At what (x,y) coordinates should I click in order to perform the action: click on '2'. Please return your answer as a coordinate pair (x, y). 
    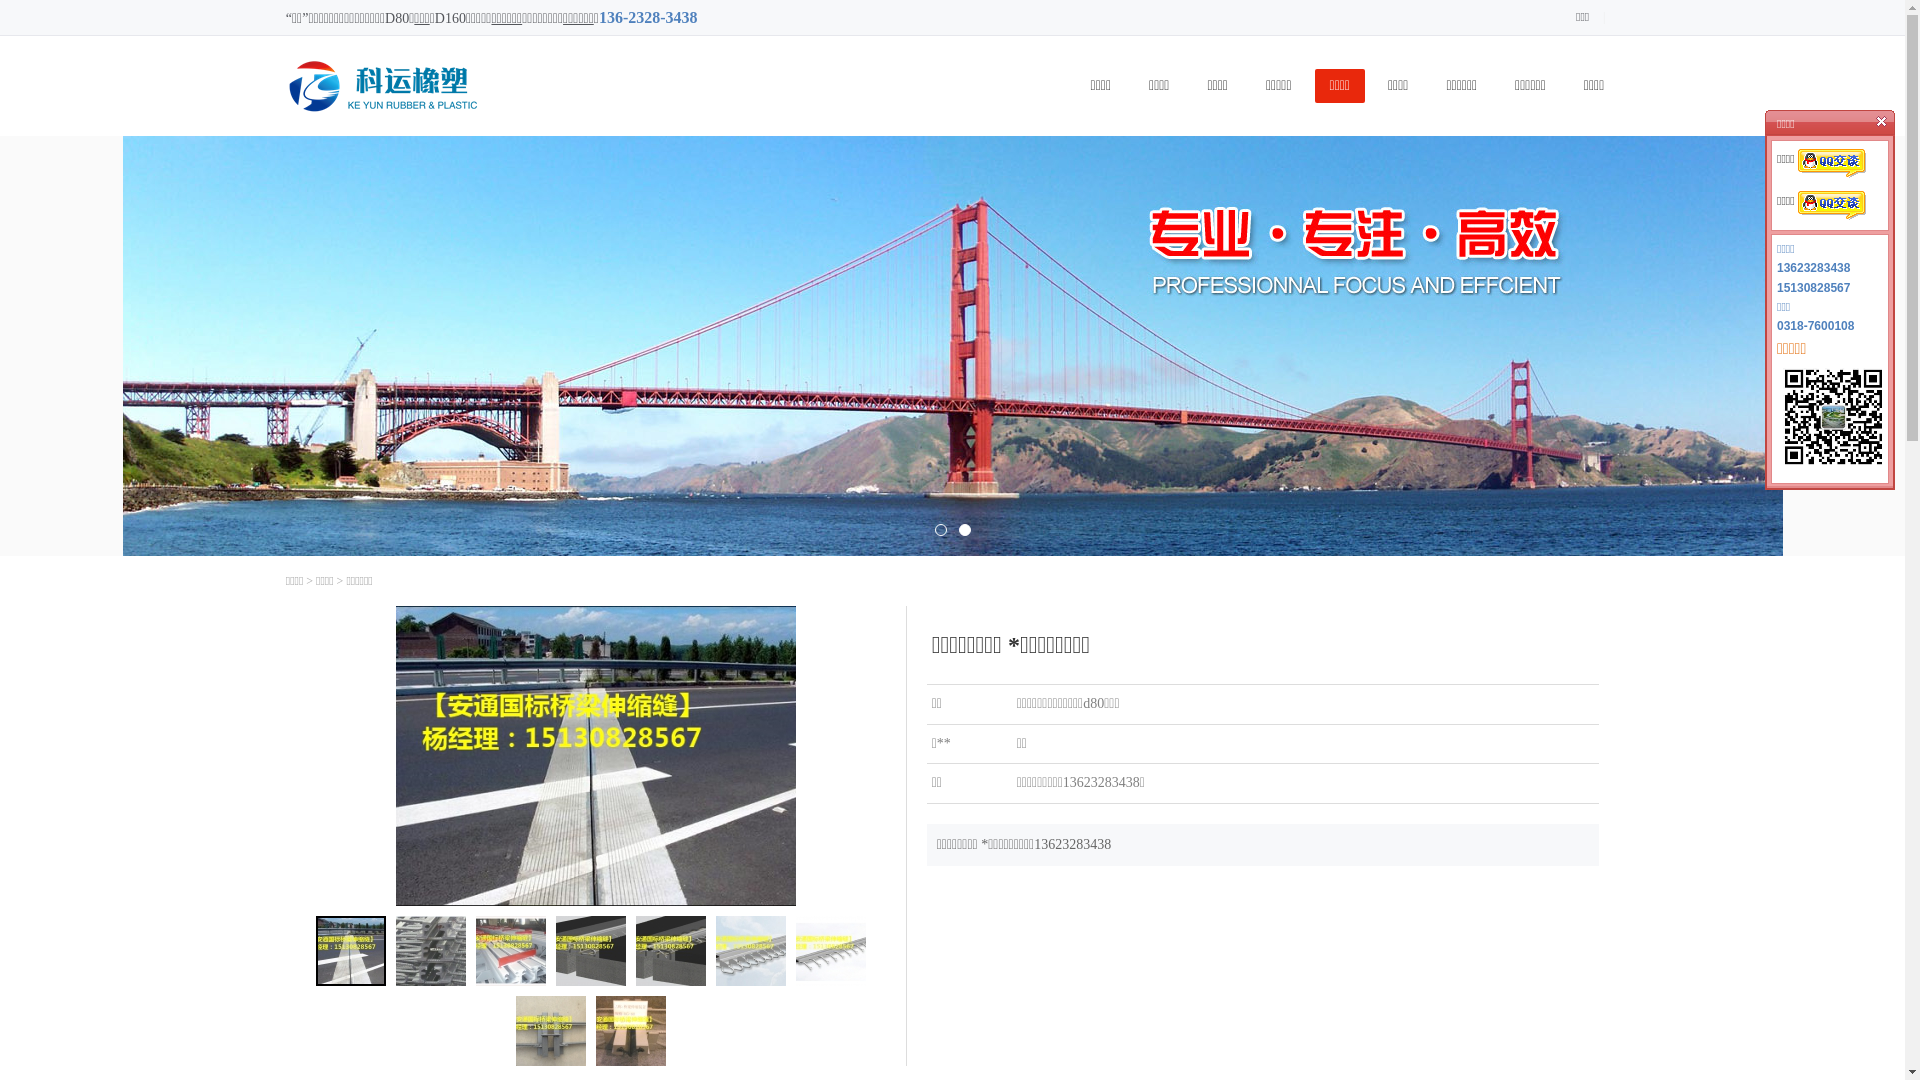
    Looking at the image, I should click on (964, 528).